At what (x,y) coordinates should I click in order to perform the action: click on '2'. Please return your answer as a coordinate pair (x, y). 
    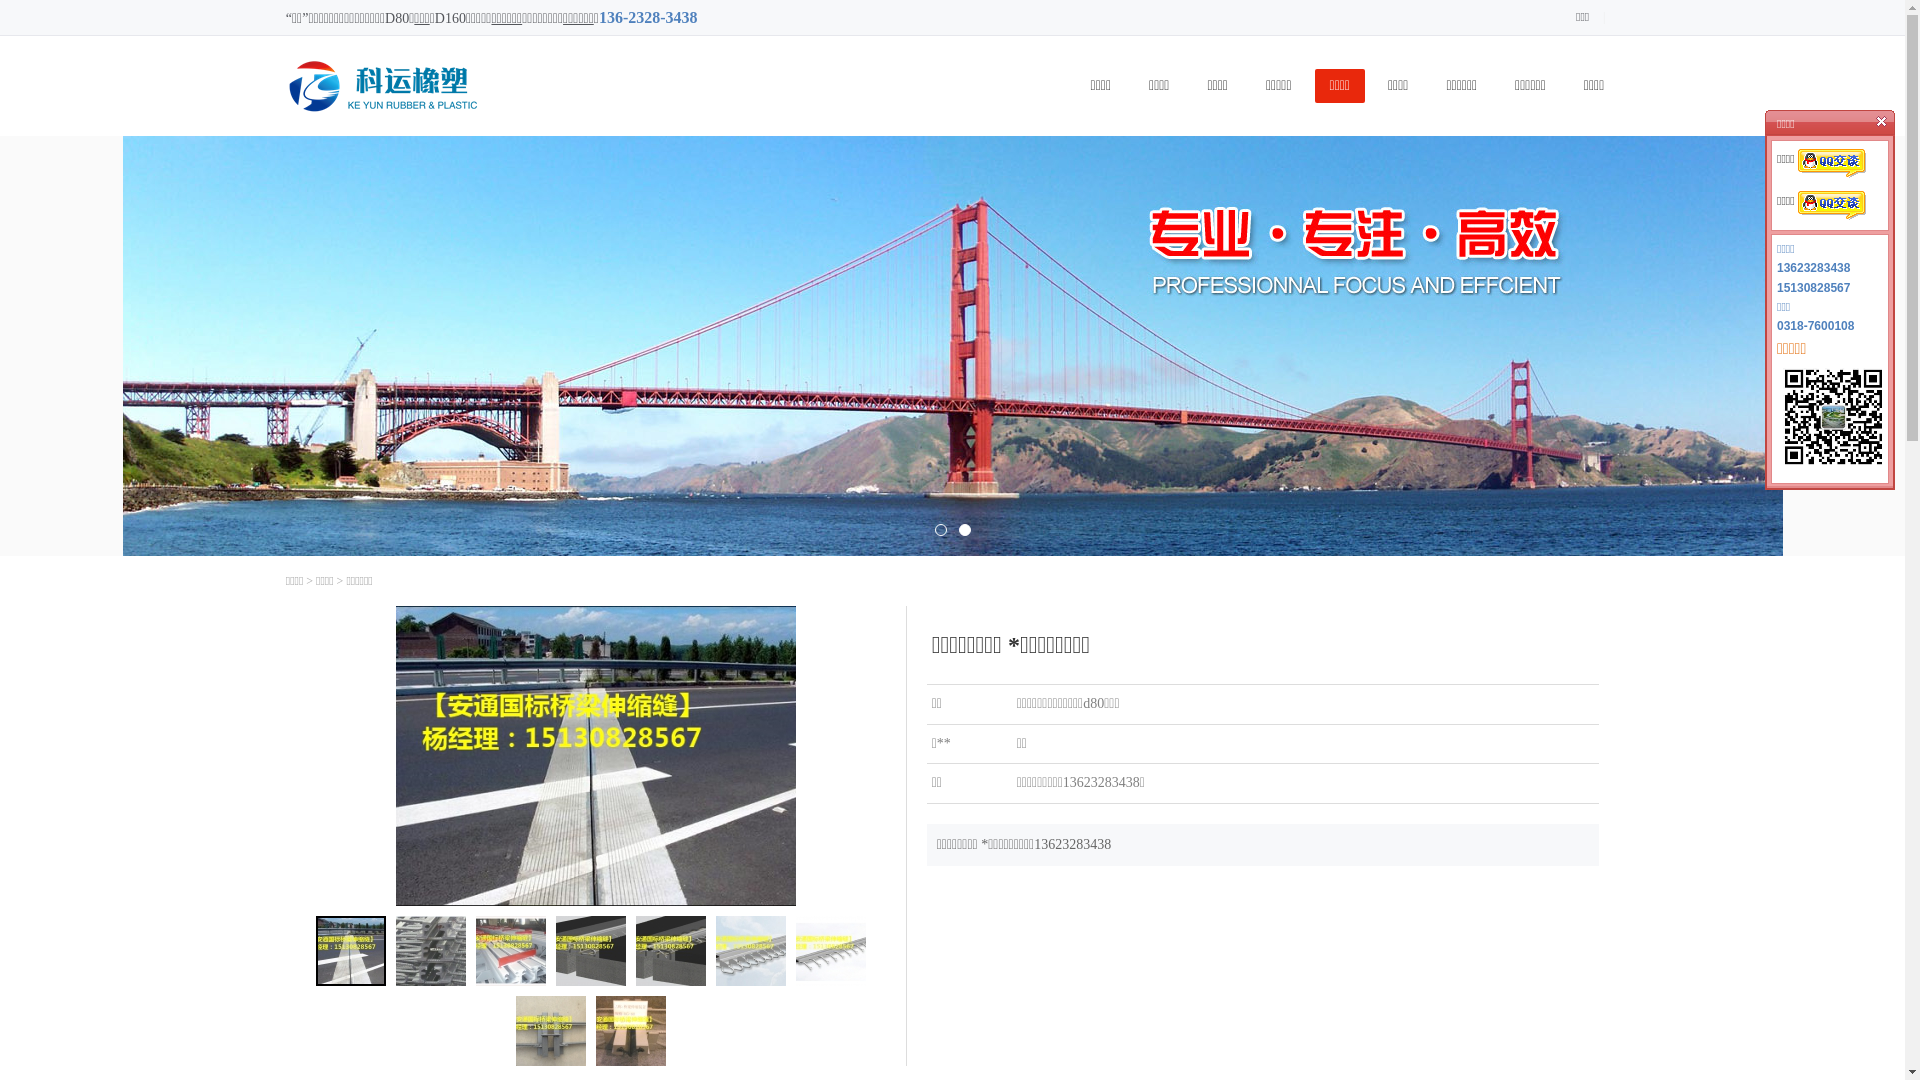
    Looking at the image, I should click on (964, 528).